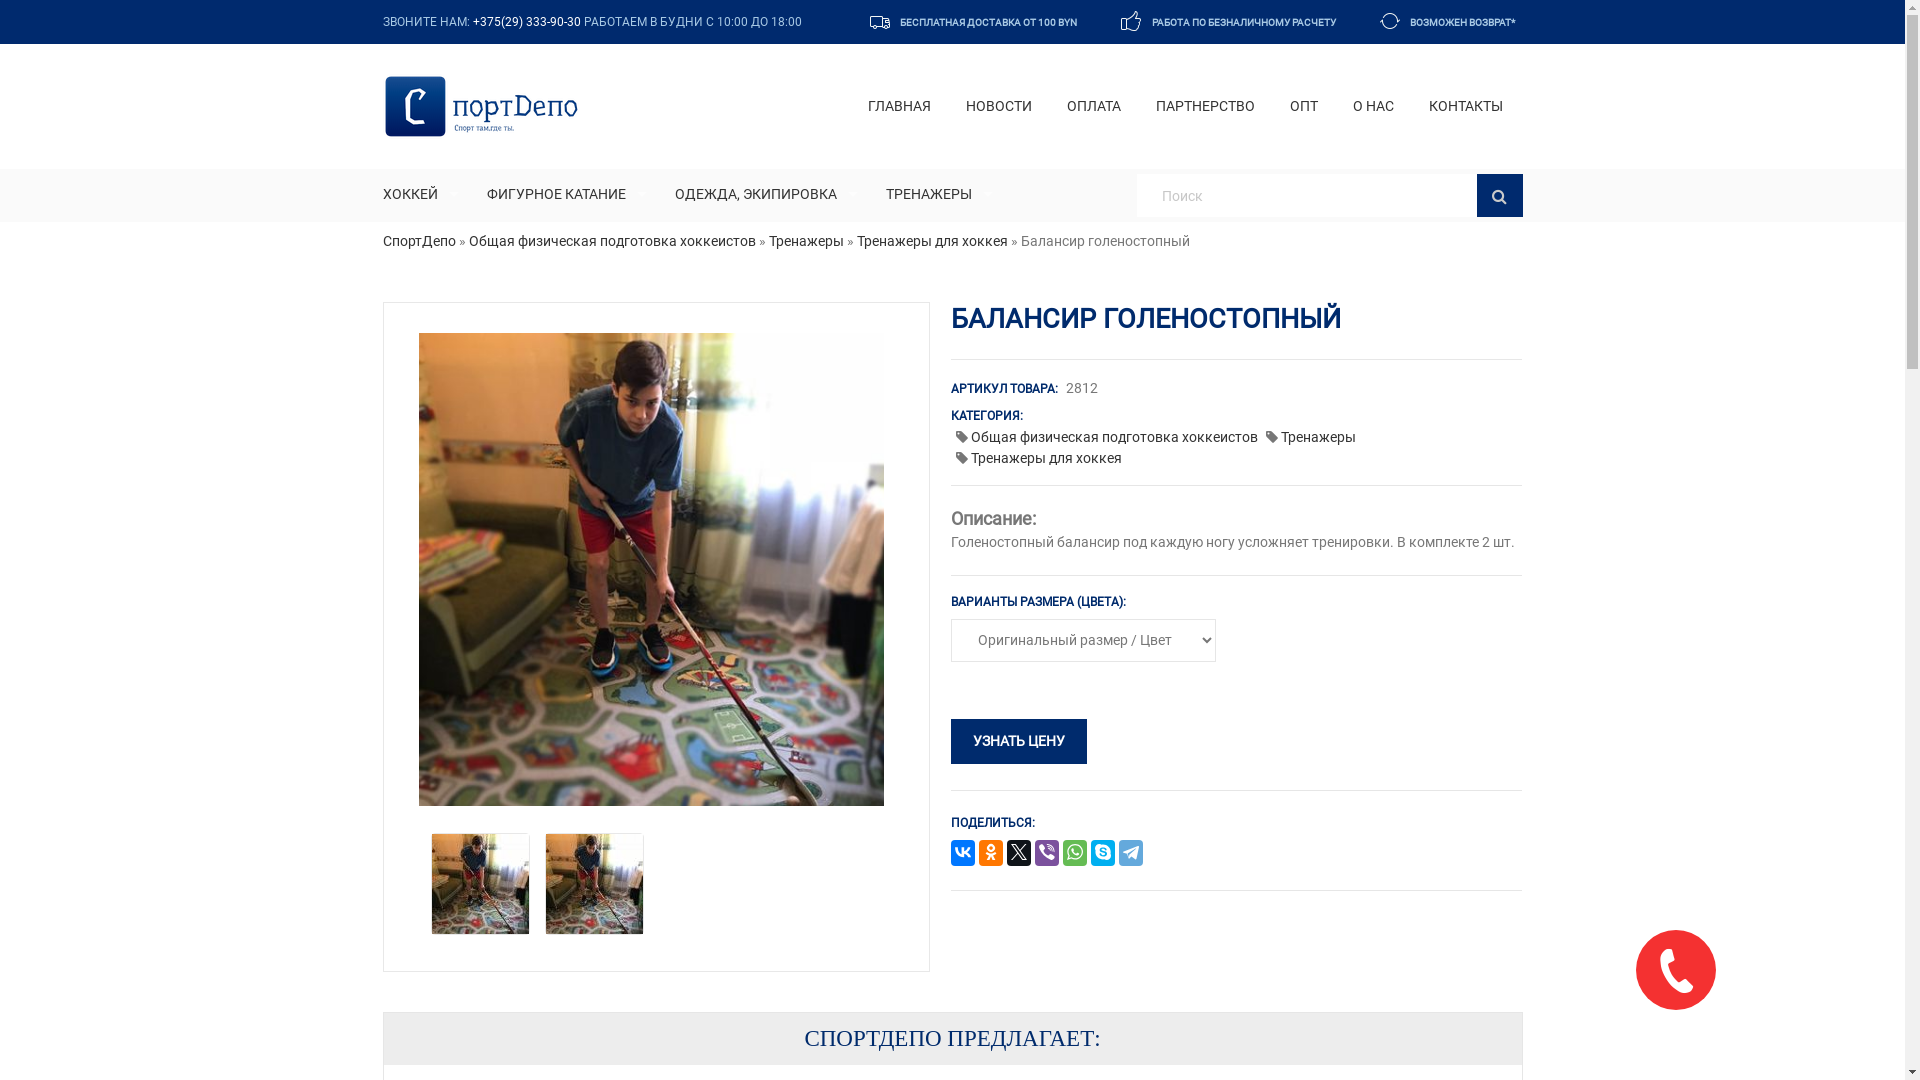  Describe the element at coordinates (1018, 853) in the screenshot. I see `'Twitter'` at that location.